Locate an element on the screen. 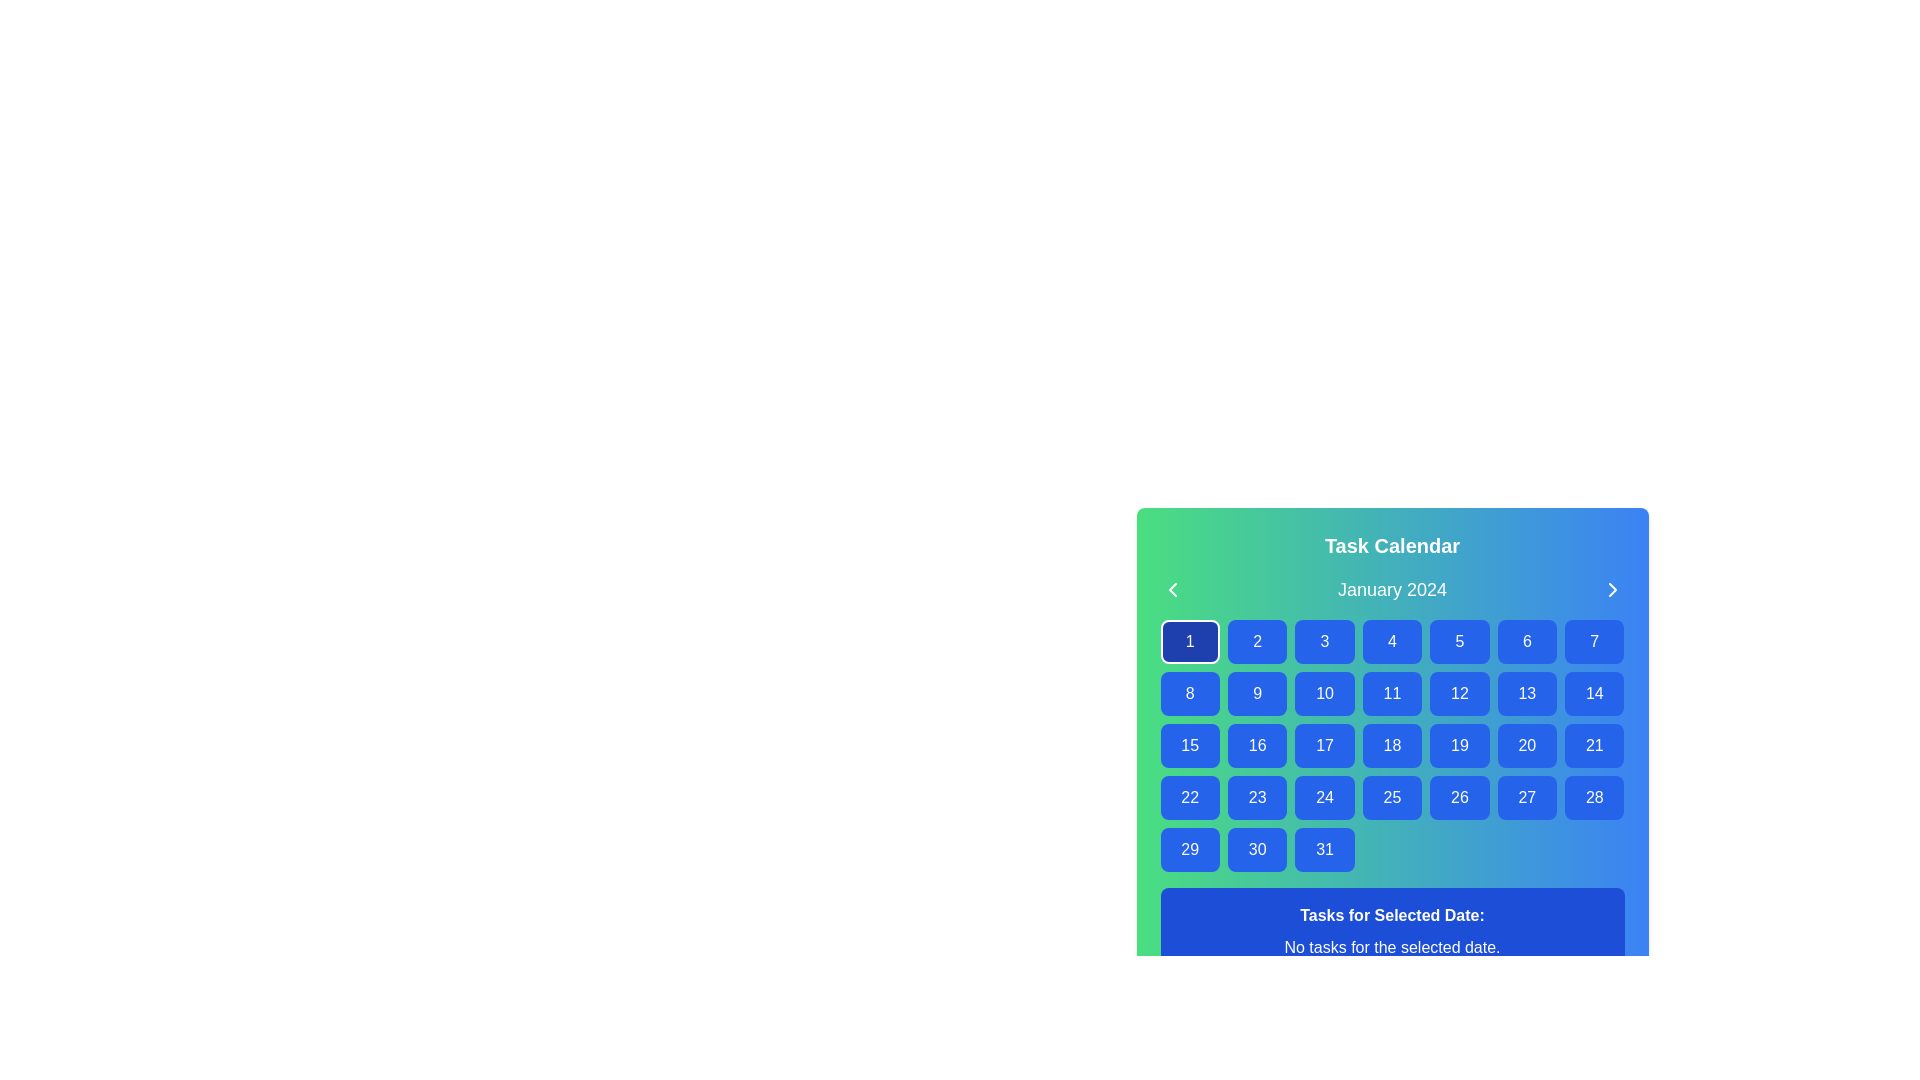 The height and width of the screenshot is (1080, 1920). the blue button displaying the number '13' located in the bottom right section of the calendar interface is located at coordinates (1525, 693).